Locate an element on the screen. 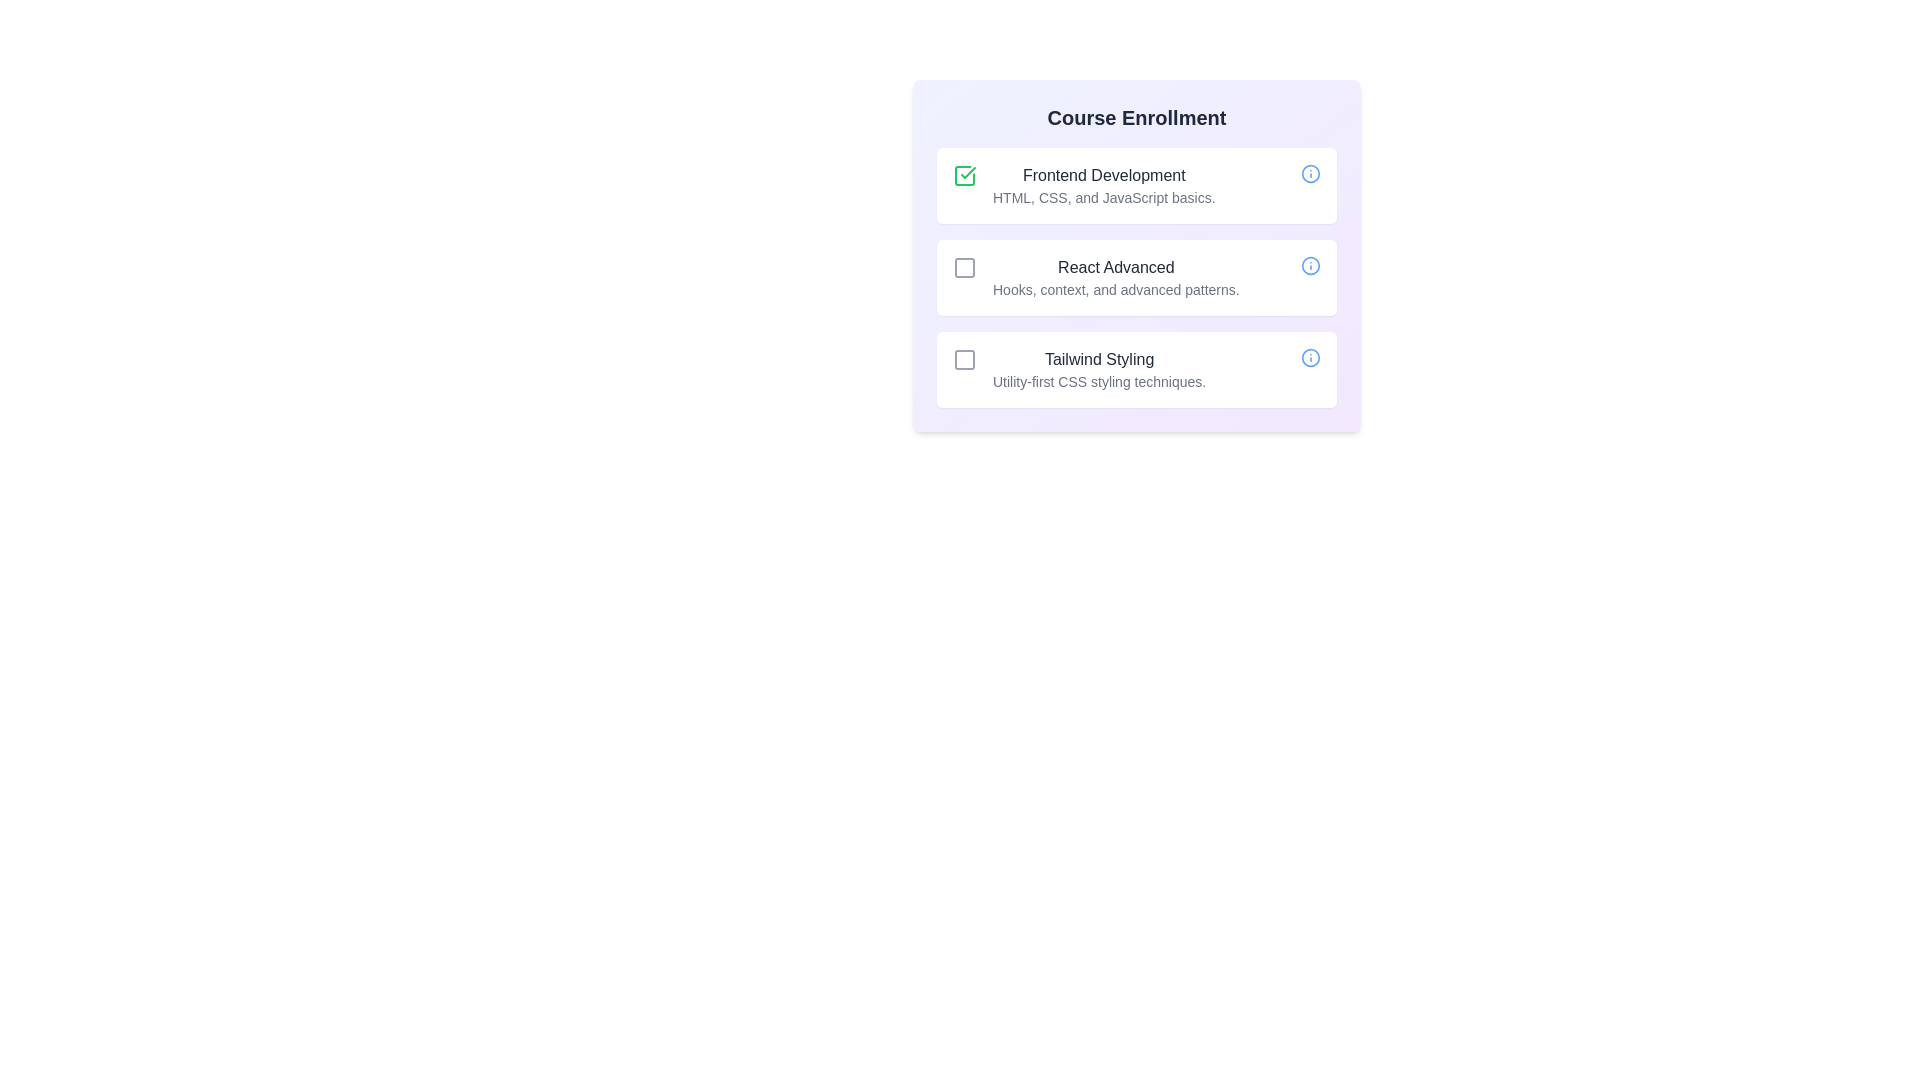  the square Checkbox element next to the 'Tailwind Styling' course option by is located at coordinates (964, 358).